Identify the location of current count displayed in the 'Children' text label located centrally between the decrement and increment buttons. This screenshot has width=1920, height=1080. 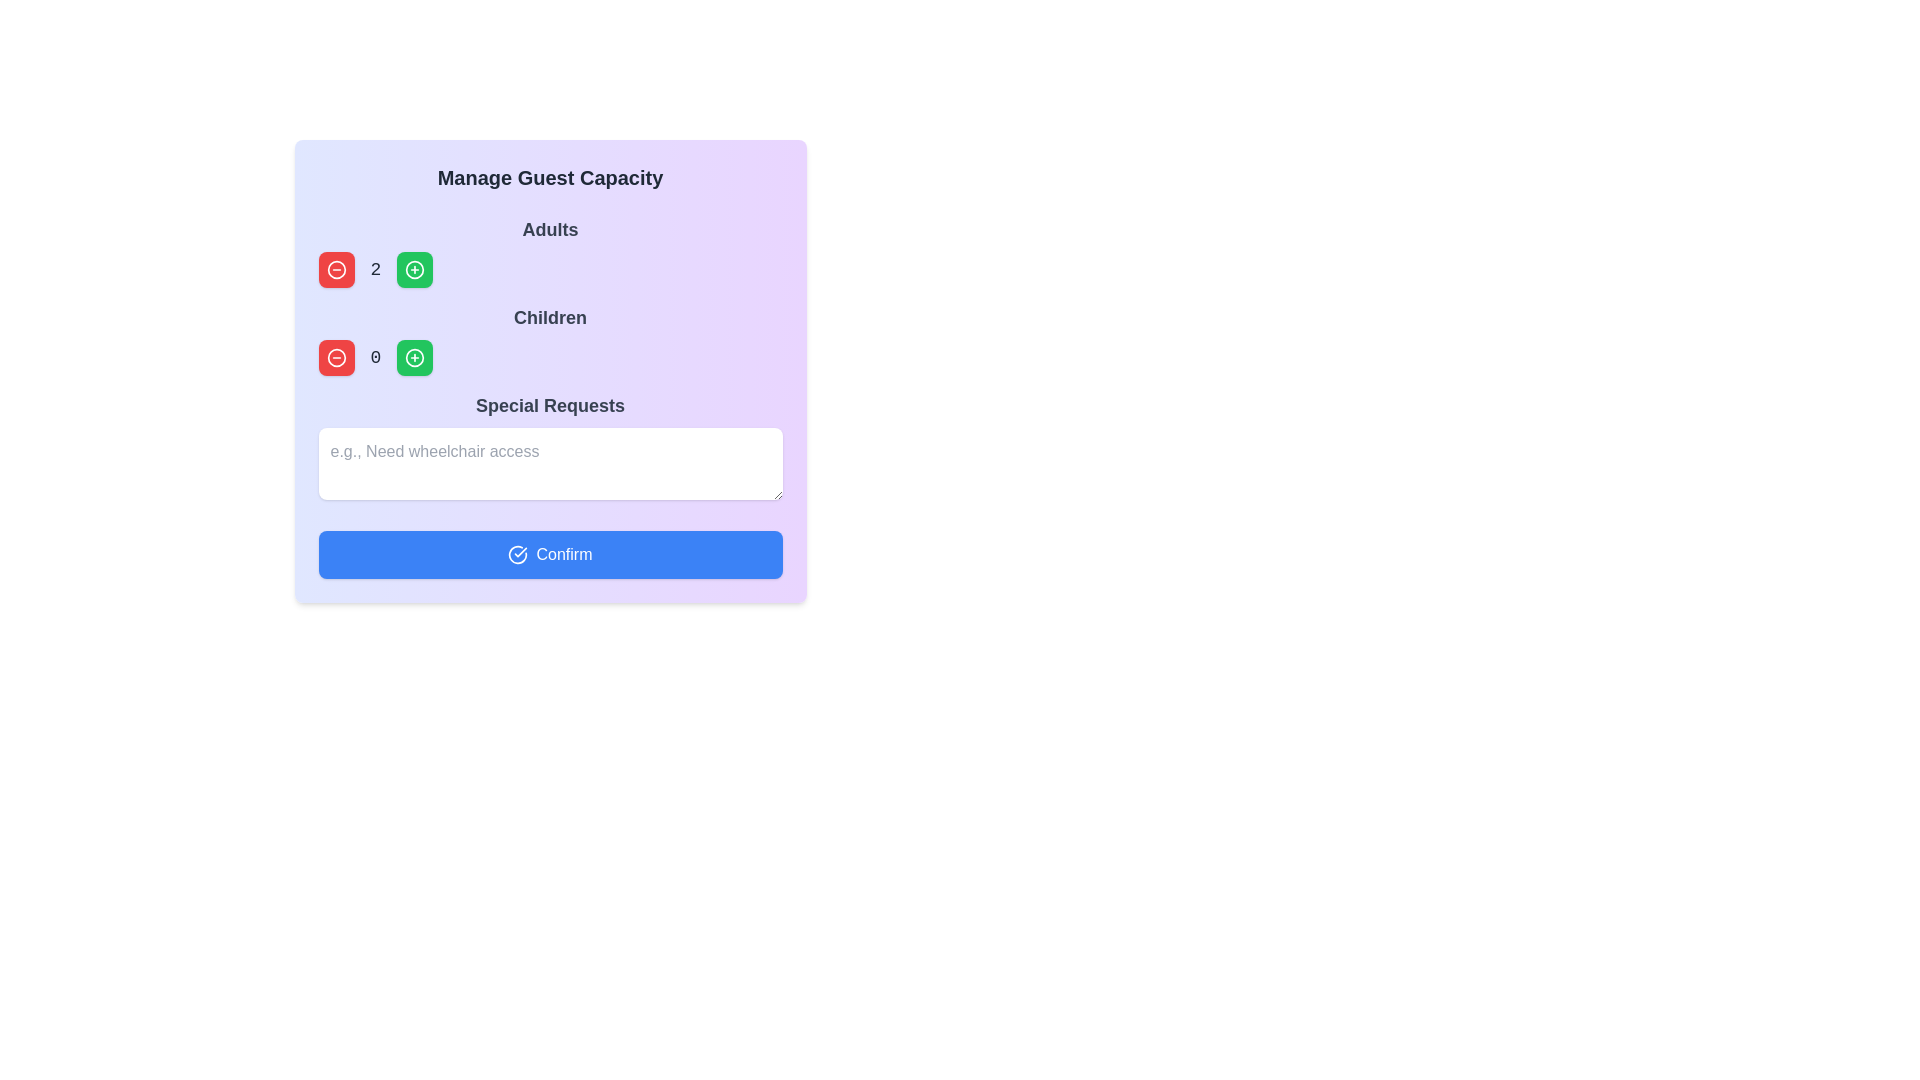
(375, 357).